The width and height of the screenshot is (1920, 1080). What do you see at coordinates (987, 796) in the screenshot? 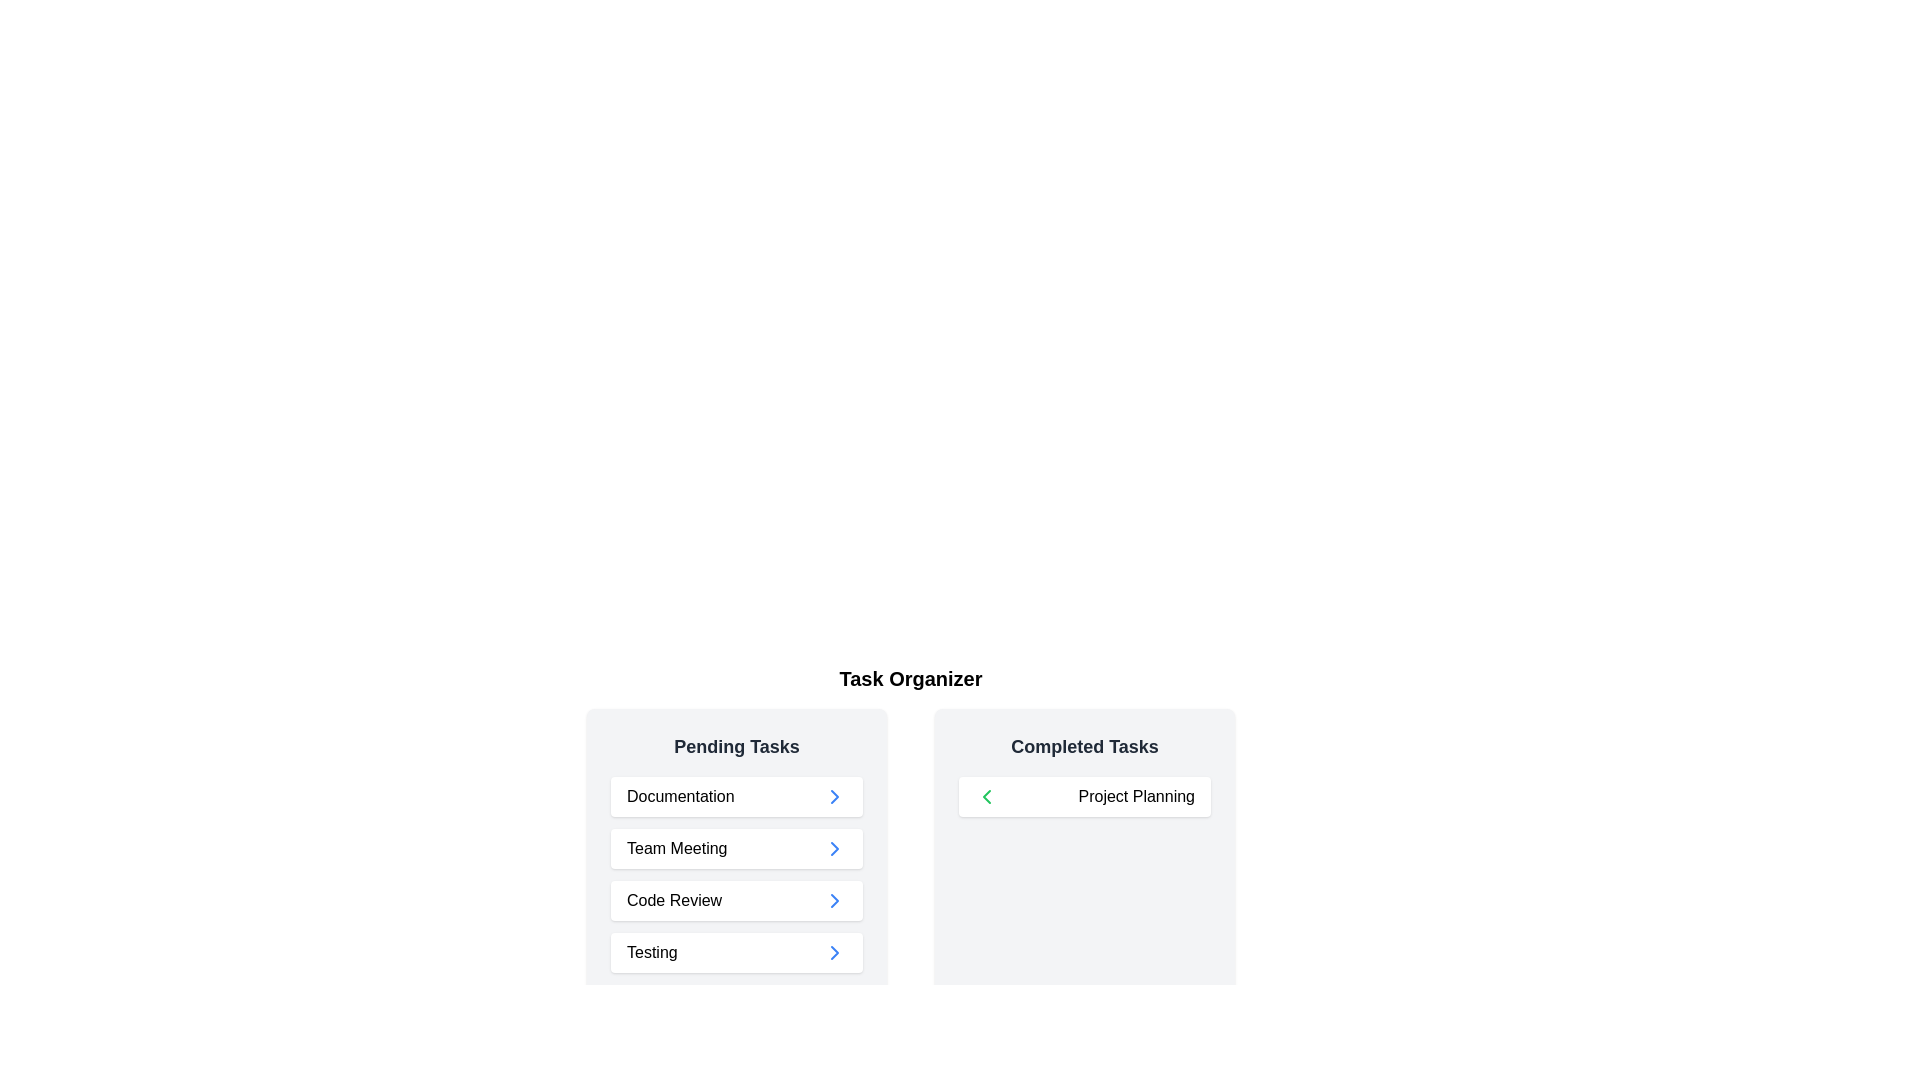
I see `the left arrow button next to the task 'Project Planning' in the 'Completed Tasks' section to move it to 'Pending Tasks'` at bounding box center [987, 796].